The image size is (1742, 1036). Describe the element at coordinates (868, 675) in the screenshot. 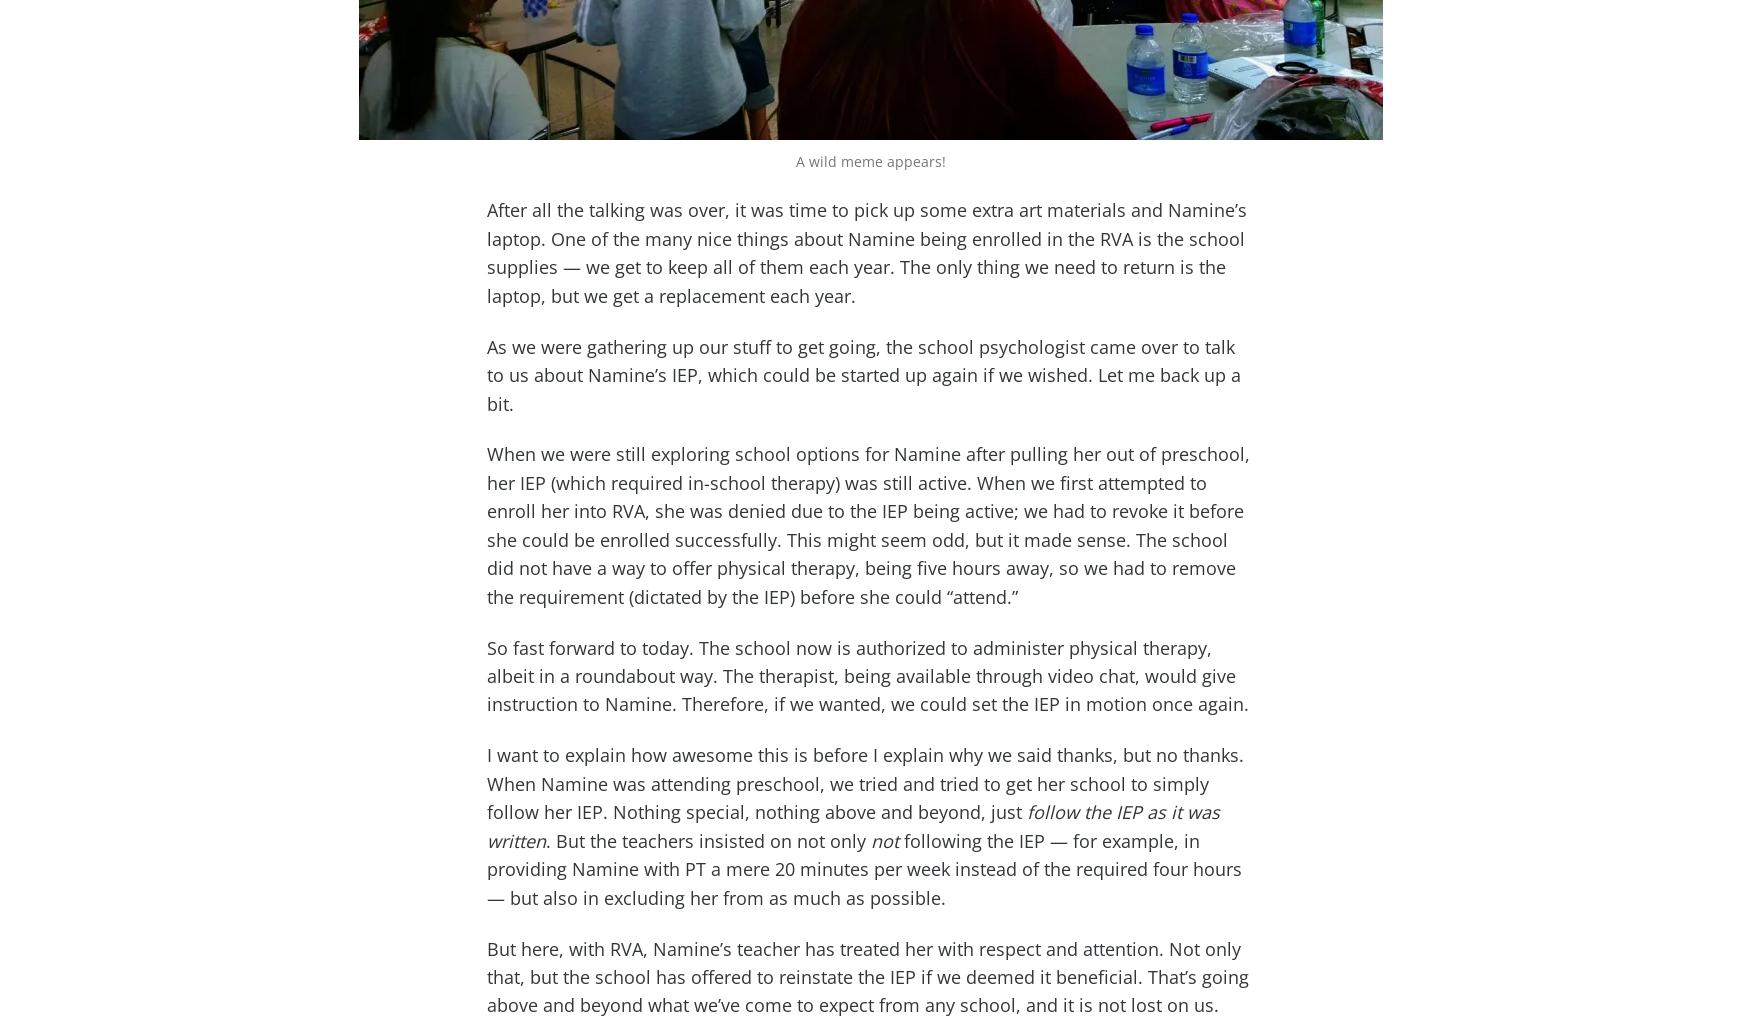

I see `'So fast forward to today. The school now is authorized to administer physical therapy, albeit in a roundabout way. The therapist, being available through video chat, would give instruction to Namine. Therefore, if we wanted, we could set the IEP in motion once again.'` at that location.